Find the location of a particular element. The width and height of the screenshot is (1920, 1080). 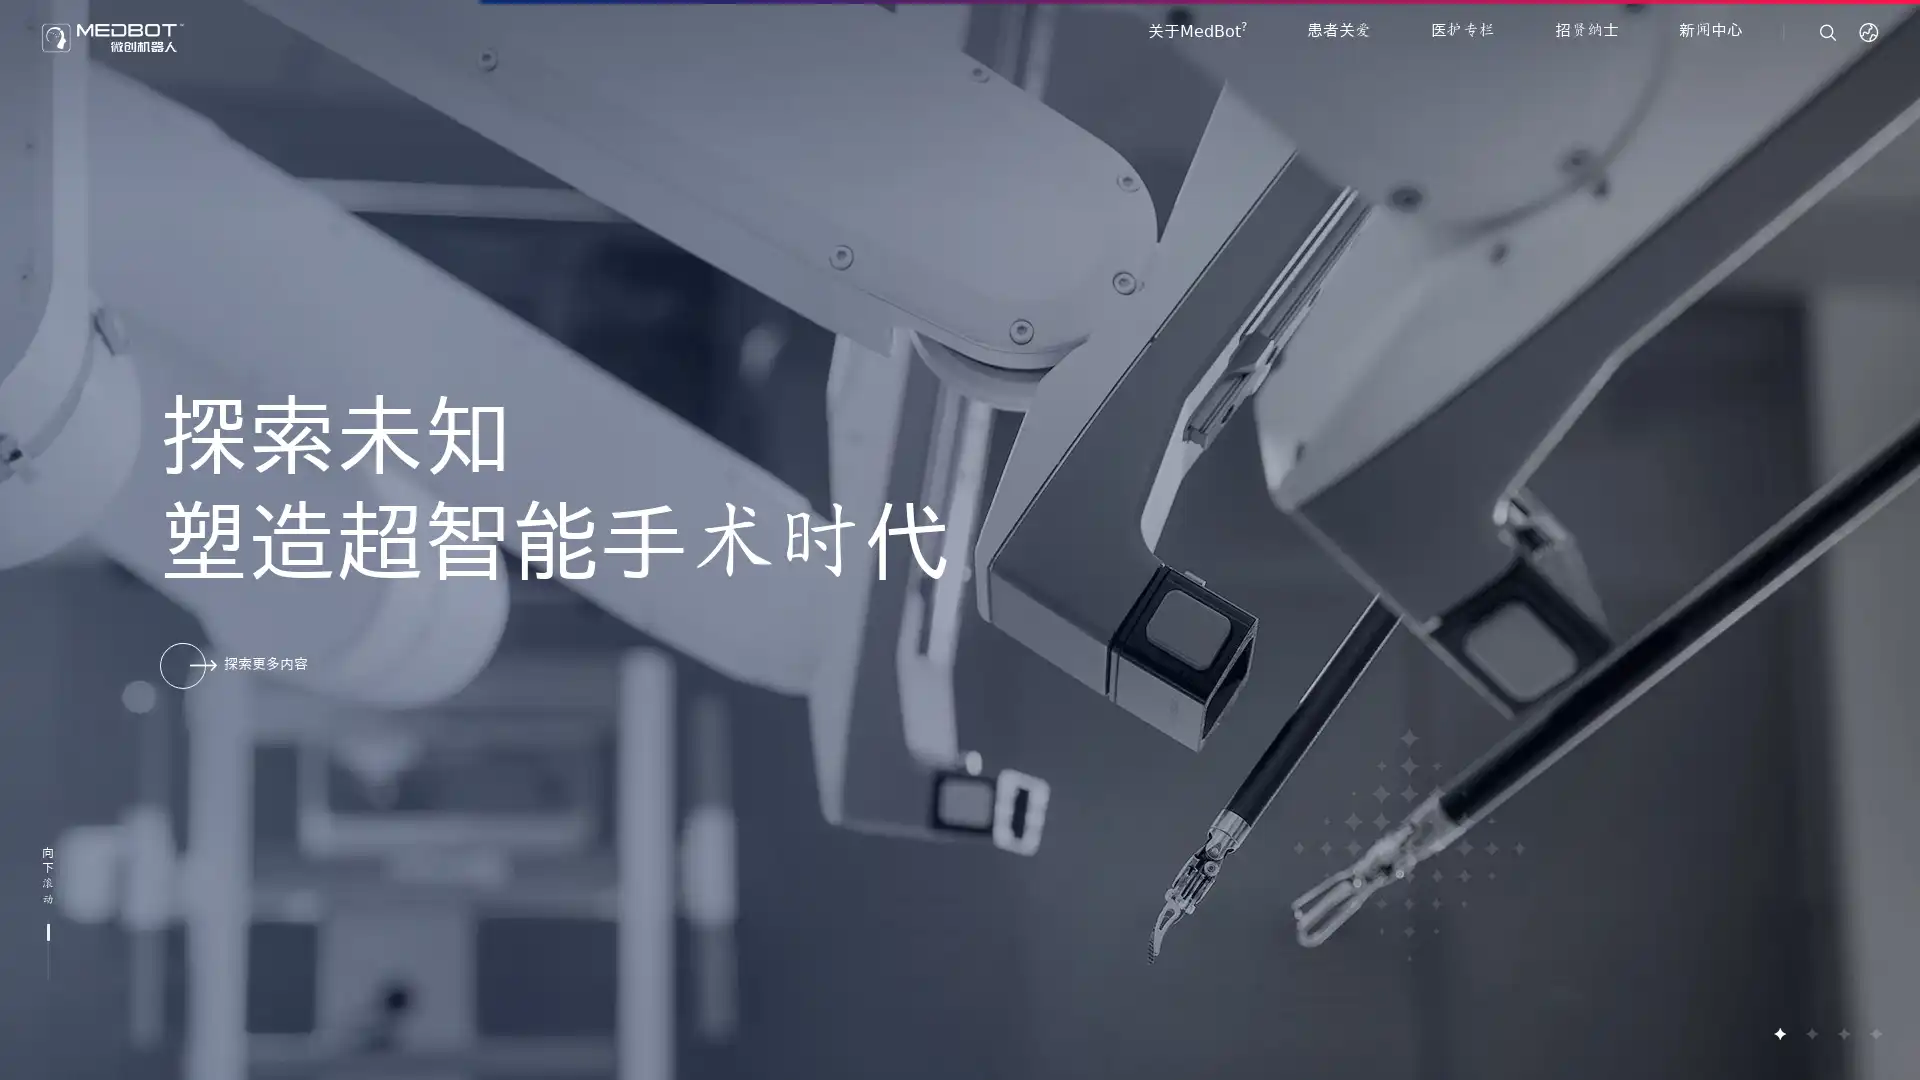

Go to slide 2 is located at coordinates (1810, 1033).